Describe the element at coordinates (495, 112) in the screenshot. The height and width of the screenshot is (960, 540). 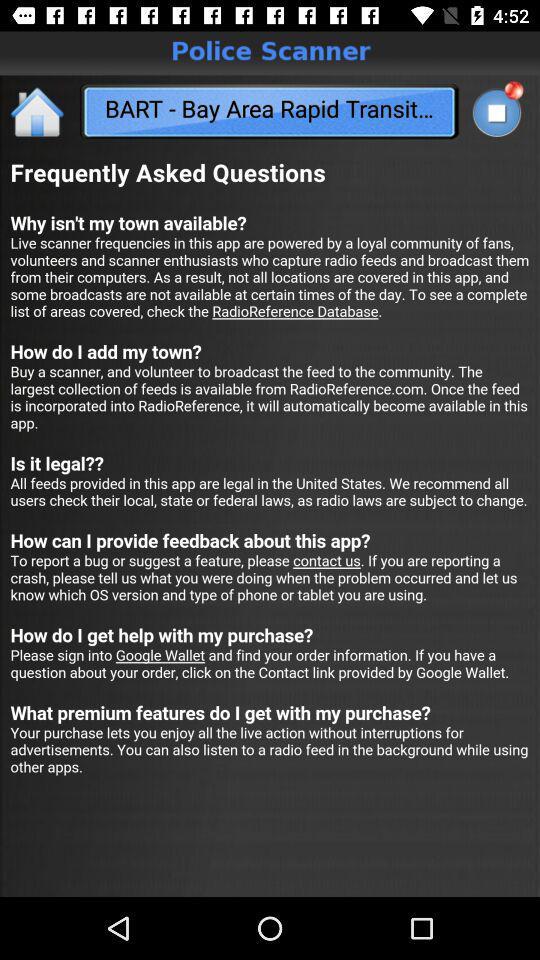
I see `stop scanner` at that location.